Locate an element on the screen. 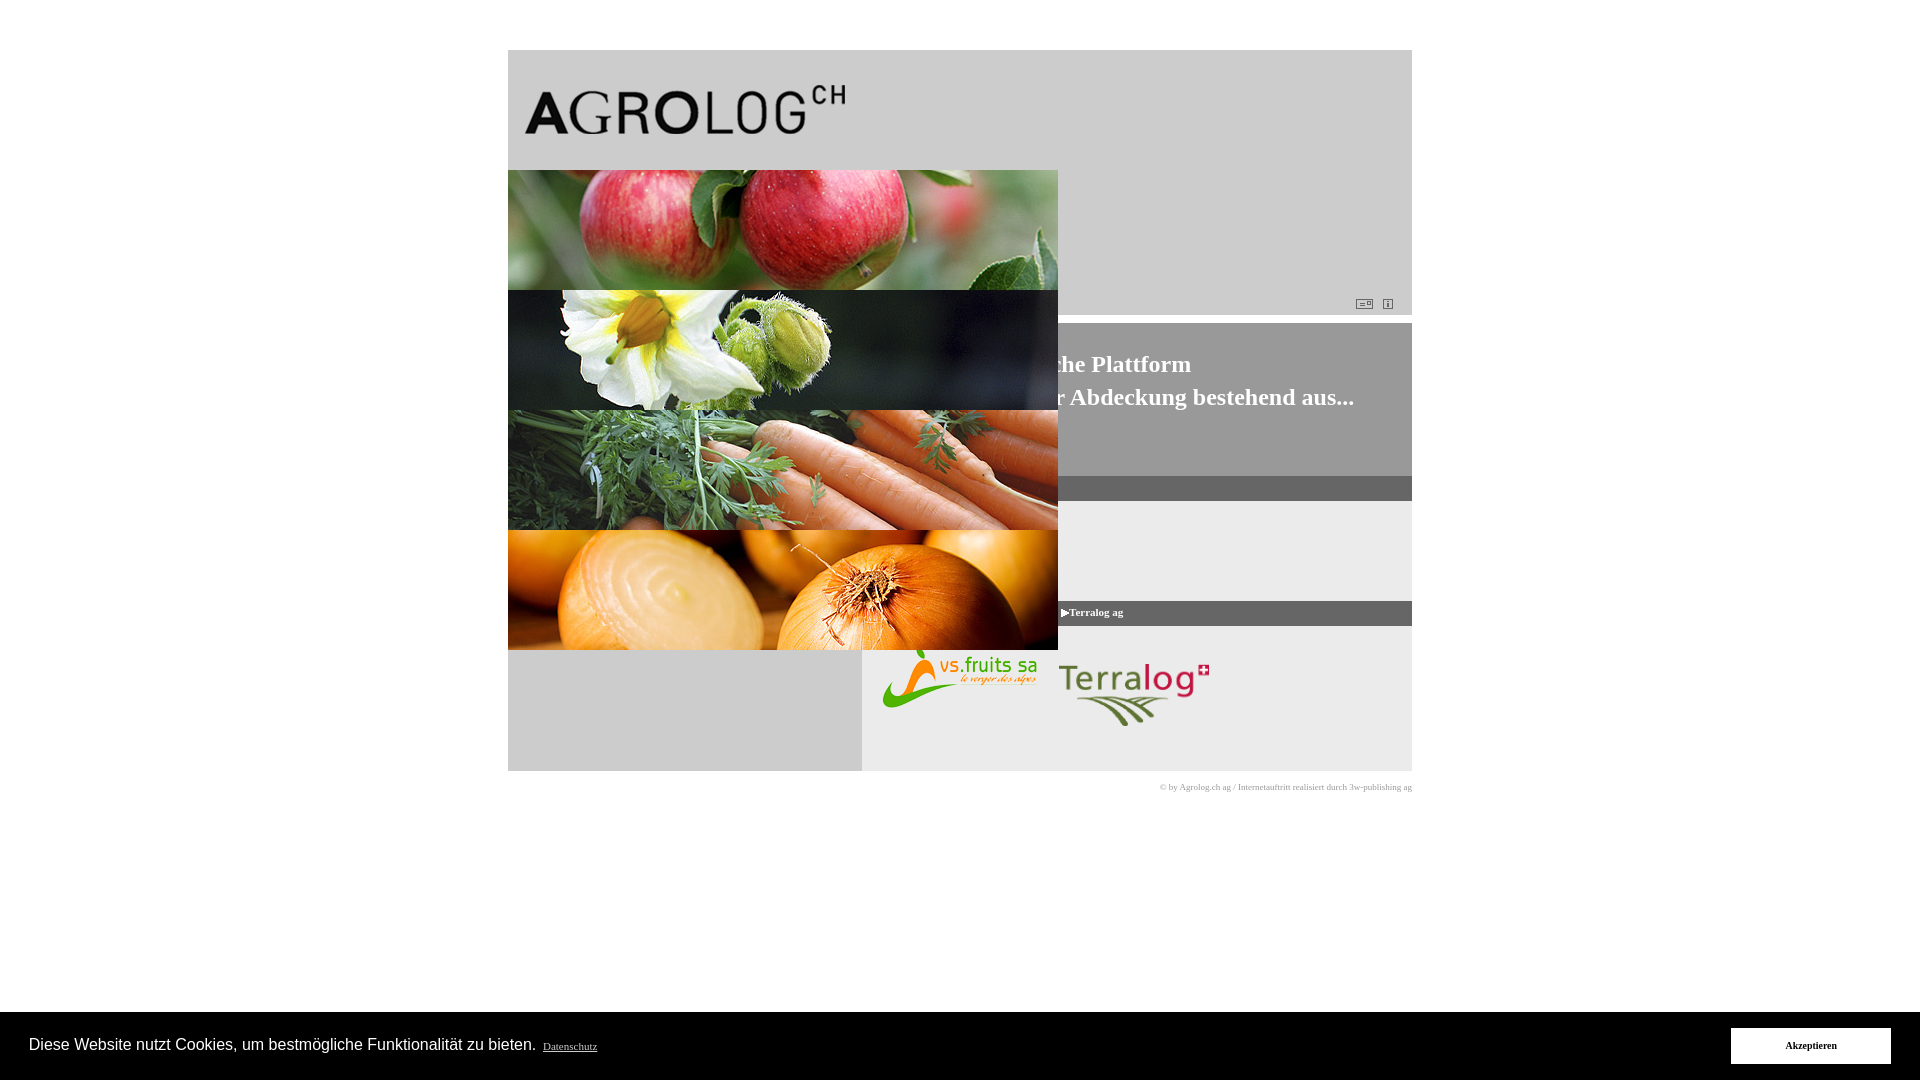  '   Terralog ag' is located at coordinates (1090, 611).